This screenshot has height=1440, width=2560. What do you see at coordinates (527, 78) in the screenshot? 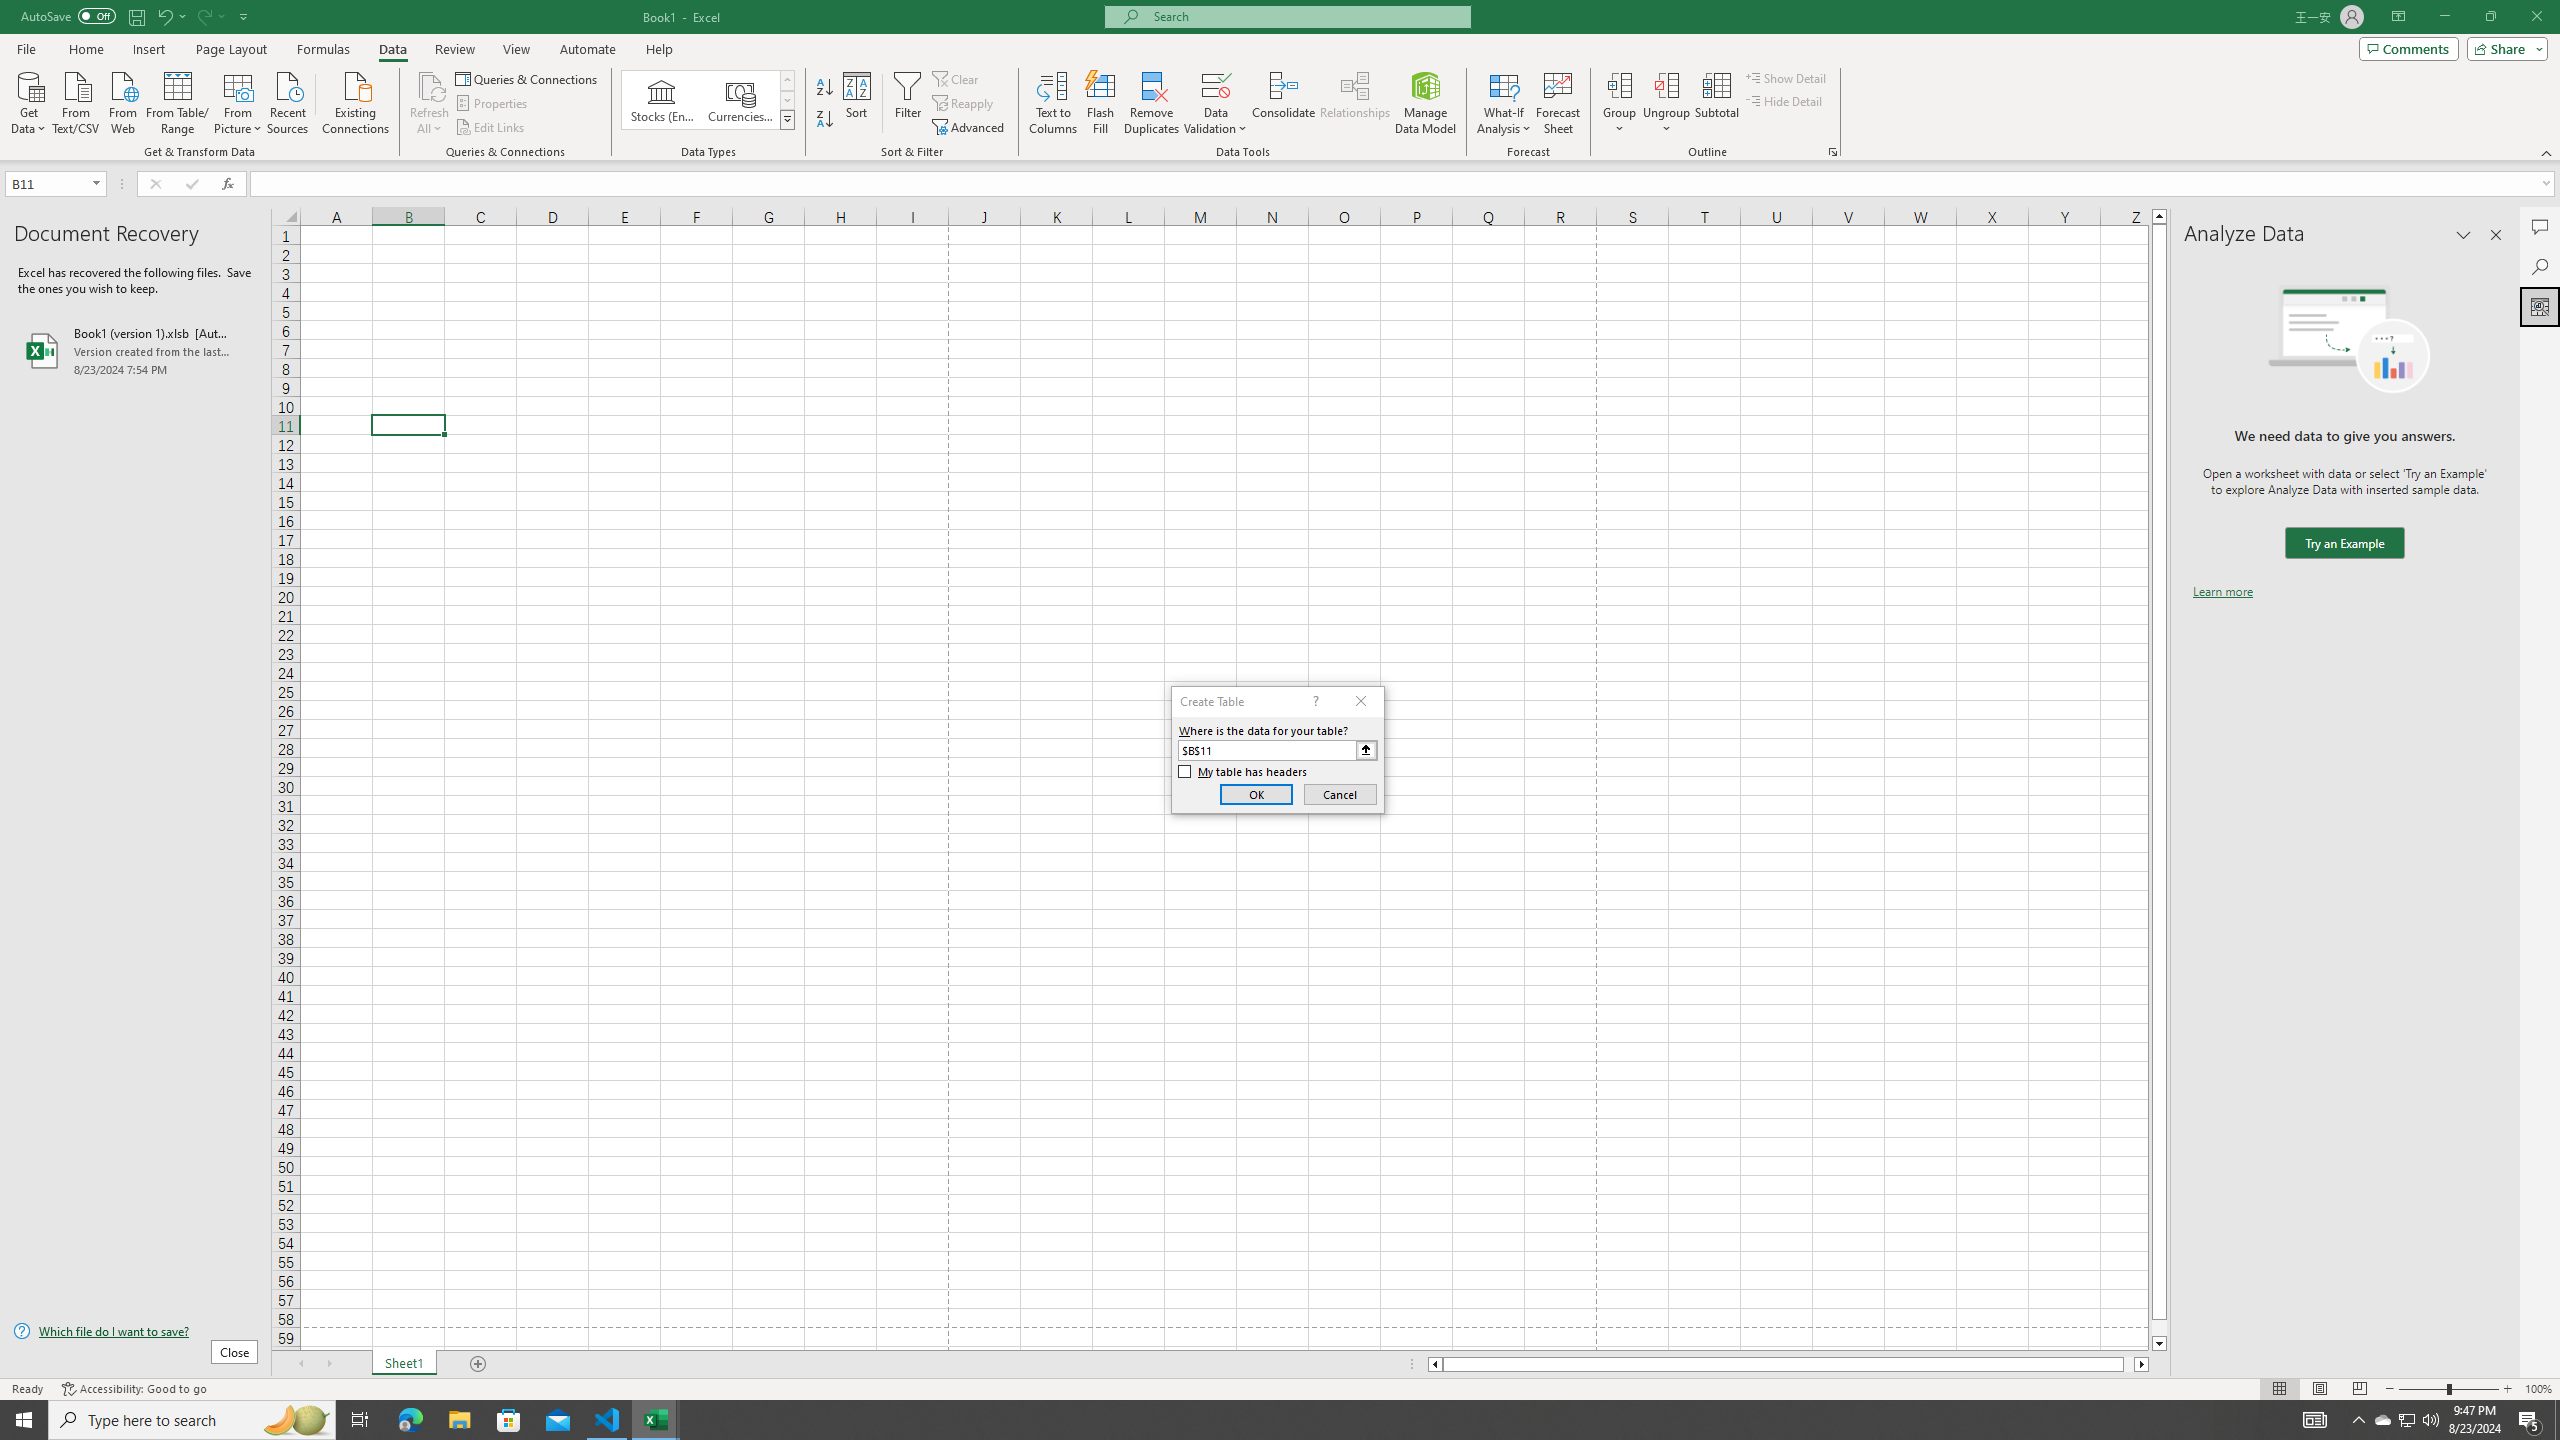
I see `'Queries & Connections'` at bounding box center [527, 78].